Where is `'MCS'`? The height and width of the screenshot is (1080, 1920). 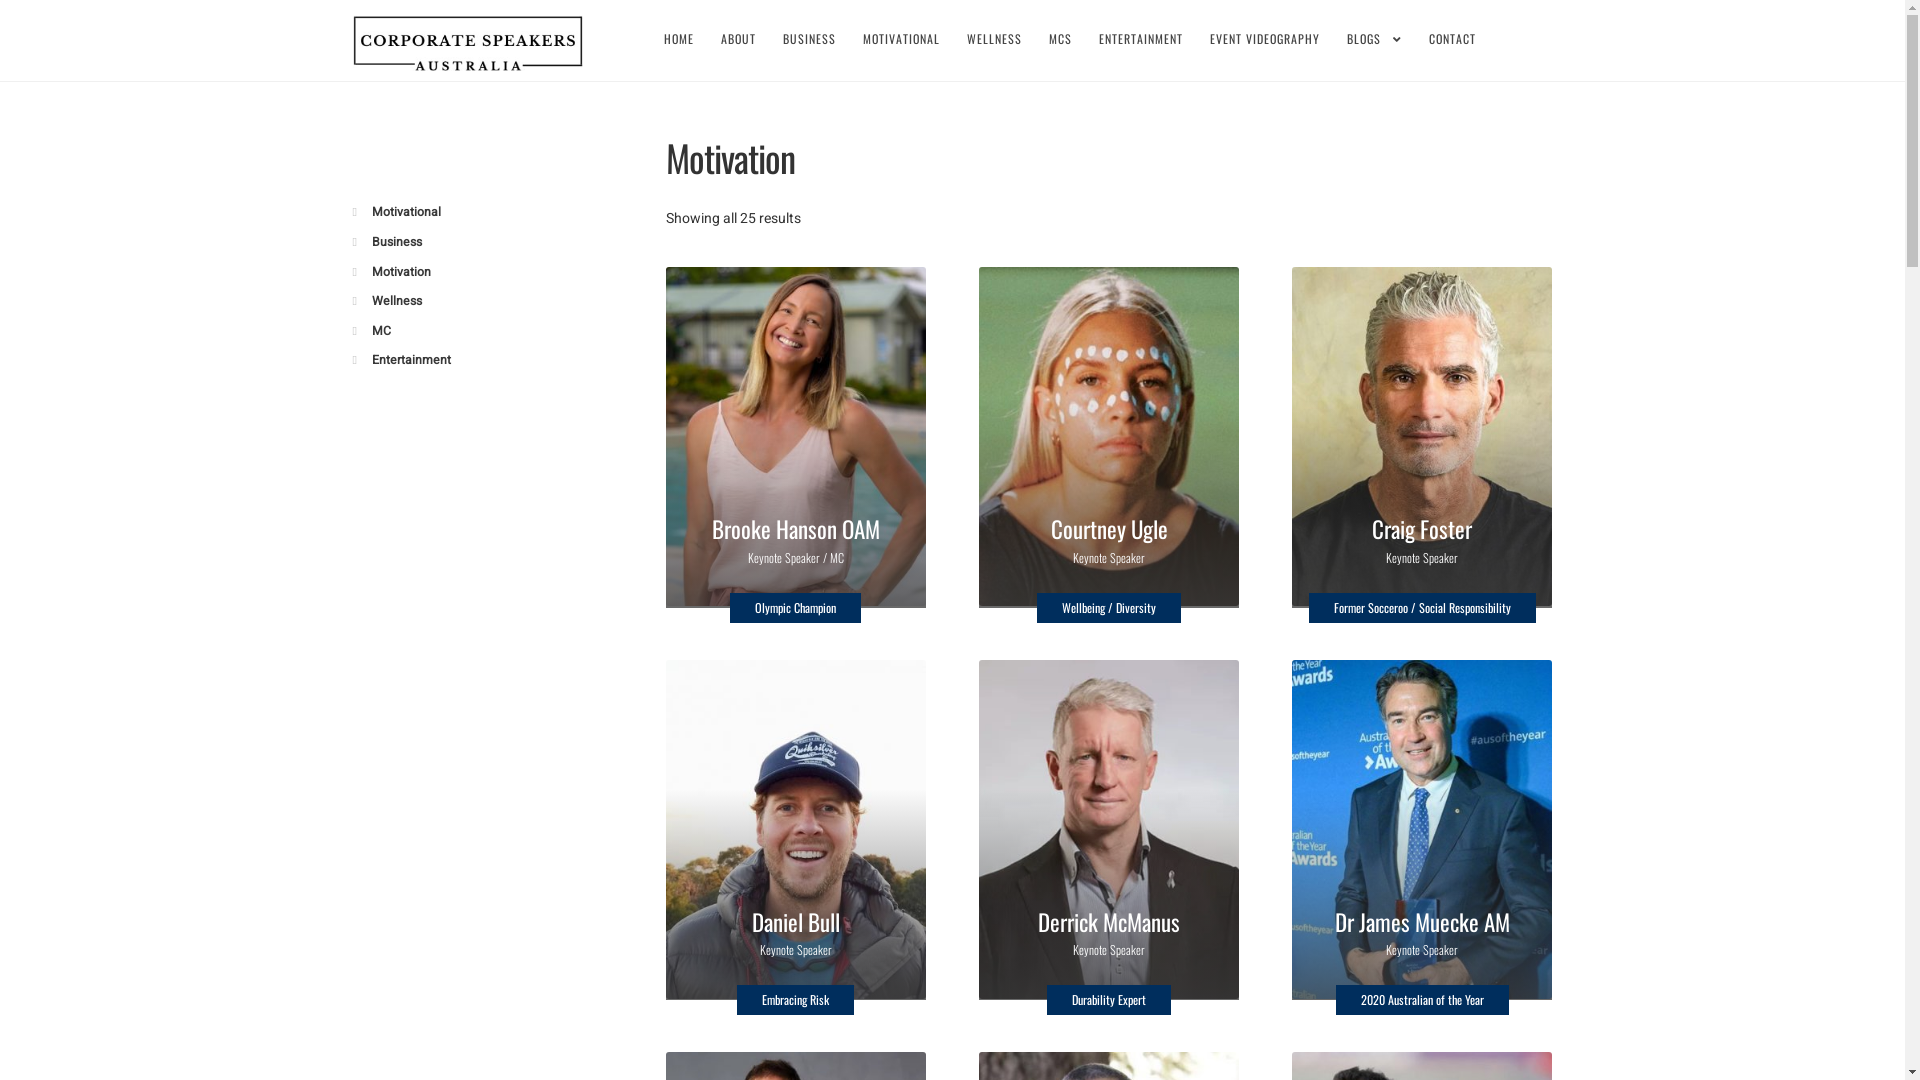 'MCS' is located at coordinates (1059, 38).